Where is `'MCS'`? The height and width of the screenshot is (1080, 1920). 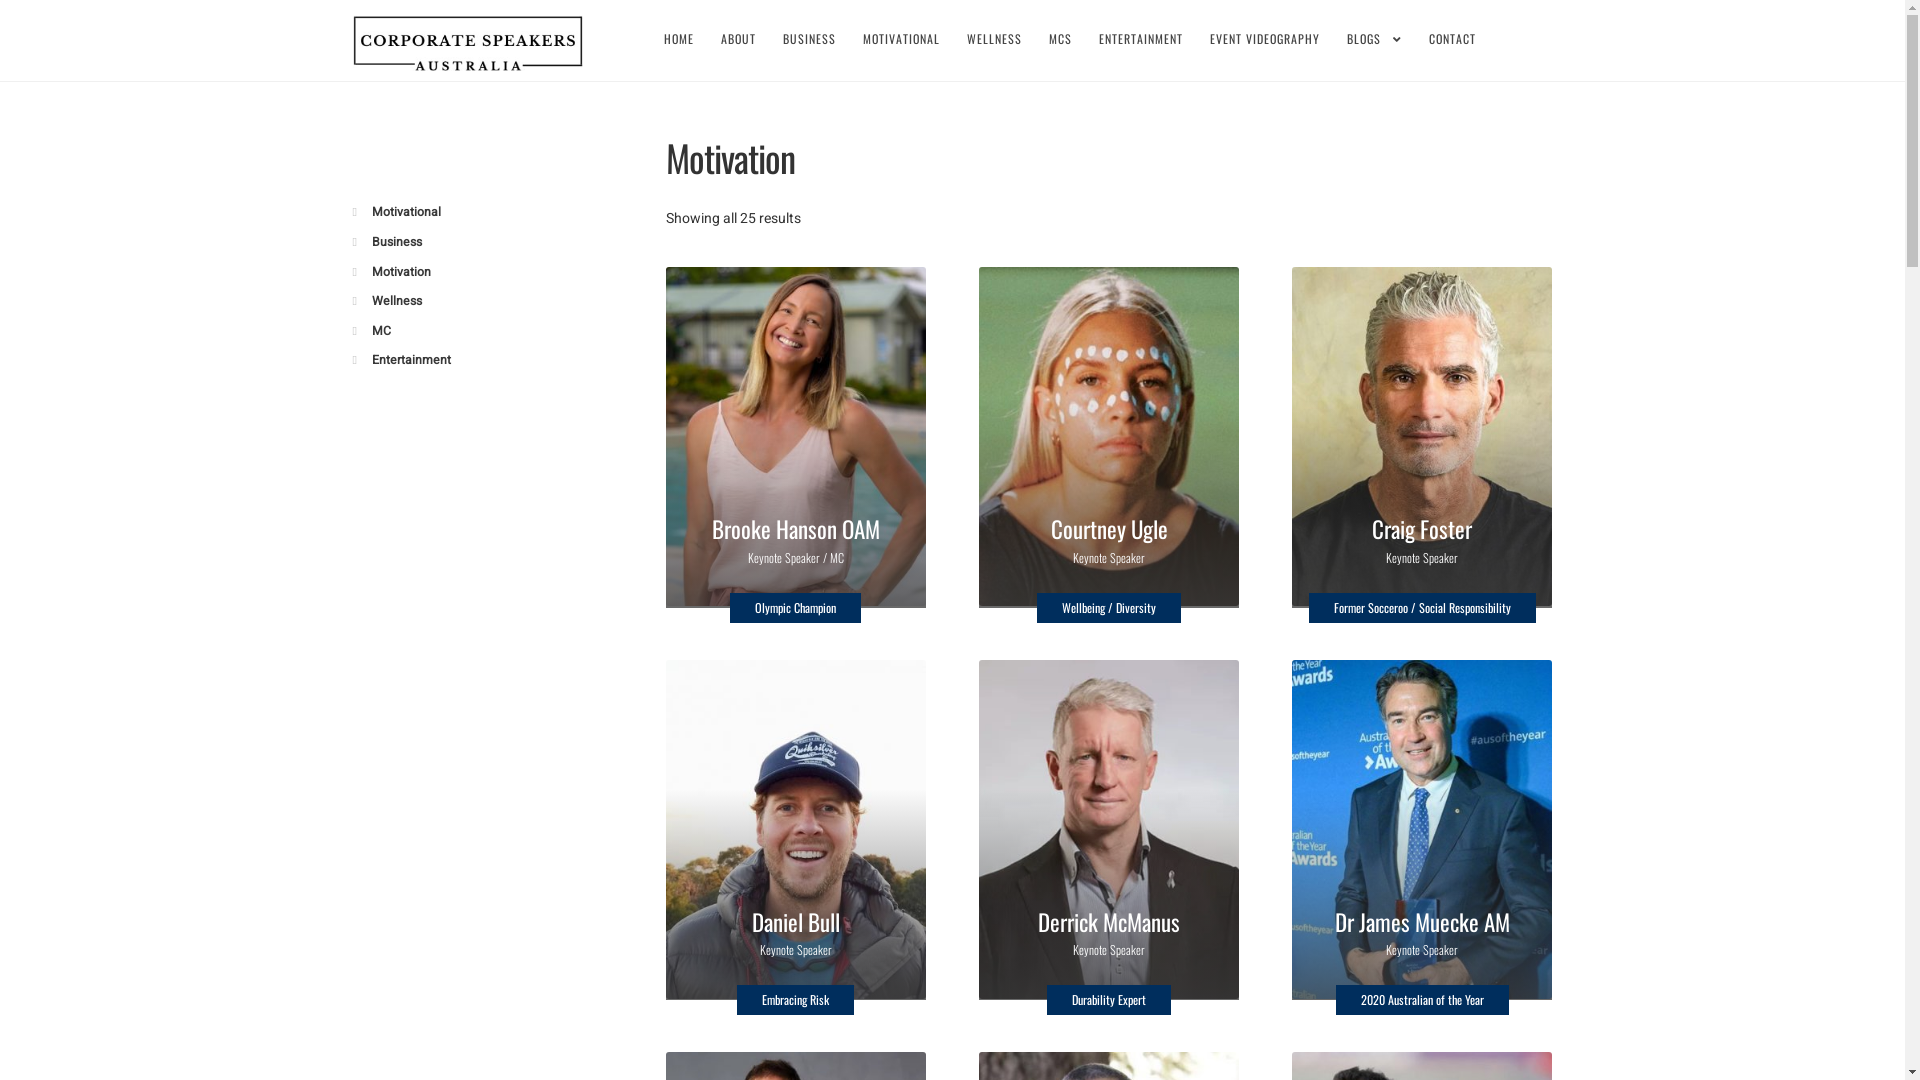 'MCS' is located at coordinates (1059, 38).